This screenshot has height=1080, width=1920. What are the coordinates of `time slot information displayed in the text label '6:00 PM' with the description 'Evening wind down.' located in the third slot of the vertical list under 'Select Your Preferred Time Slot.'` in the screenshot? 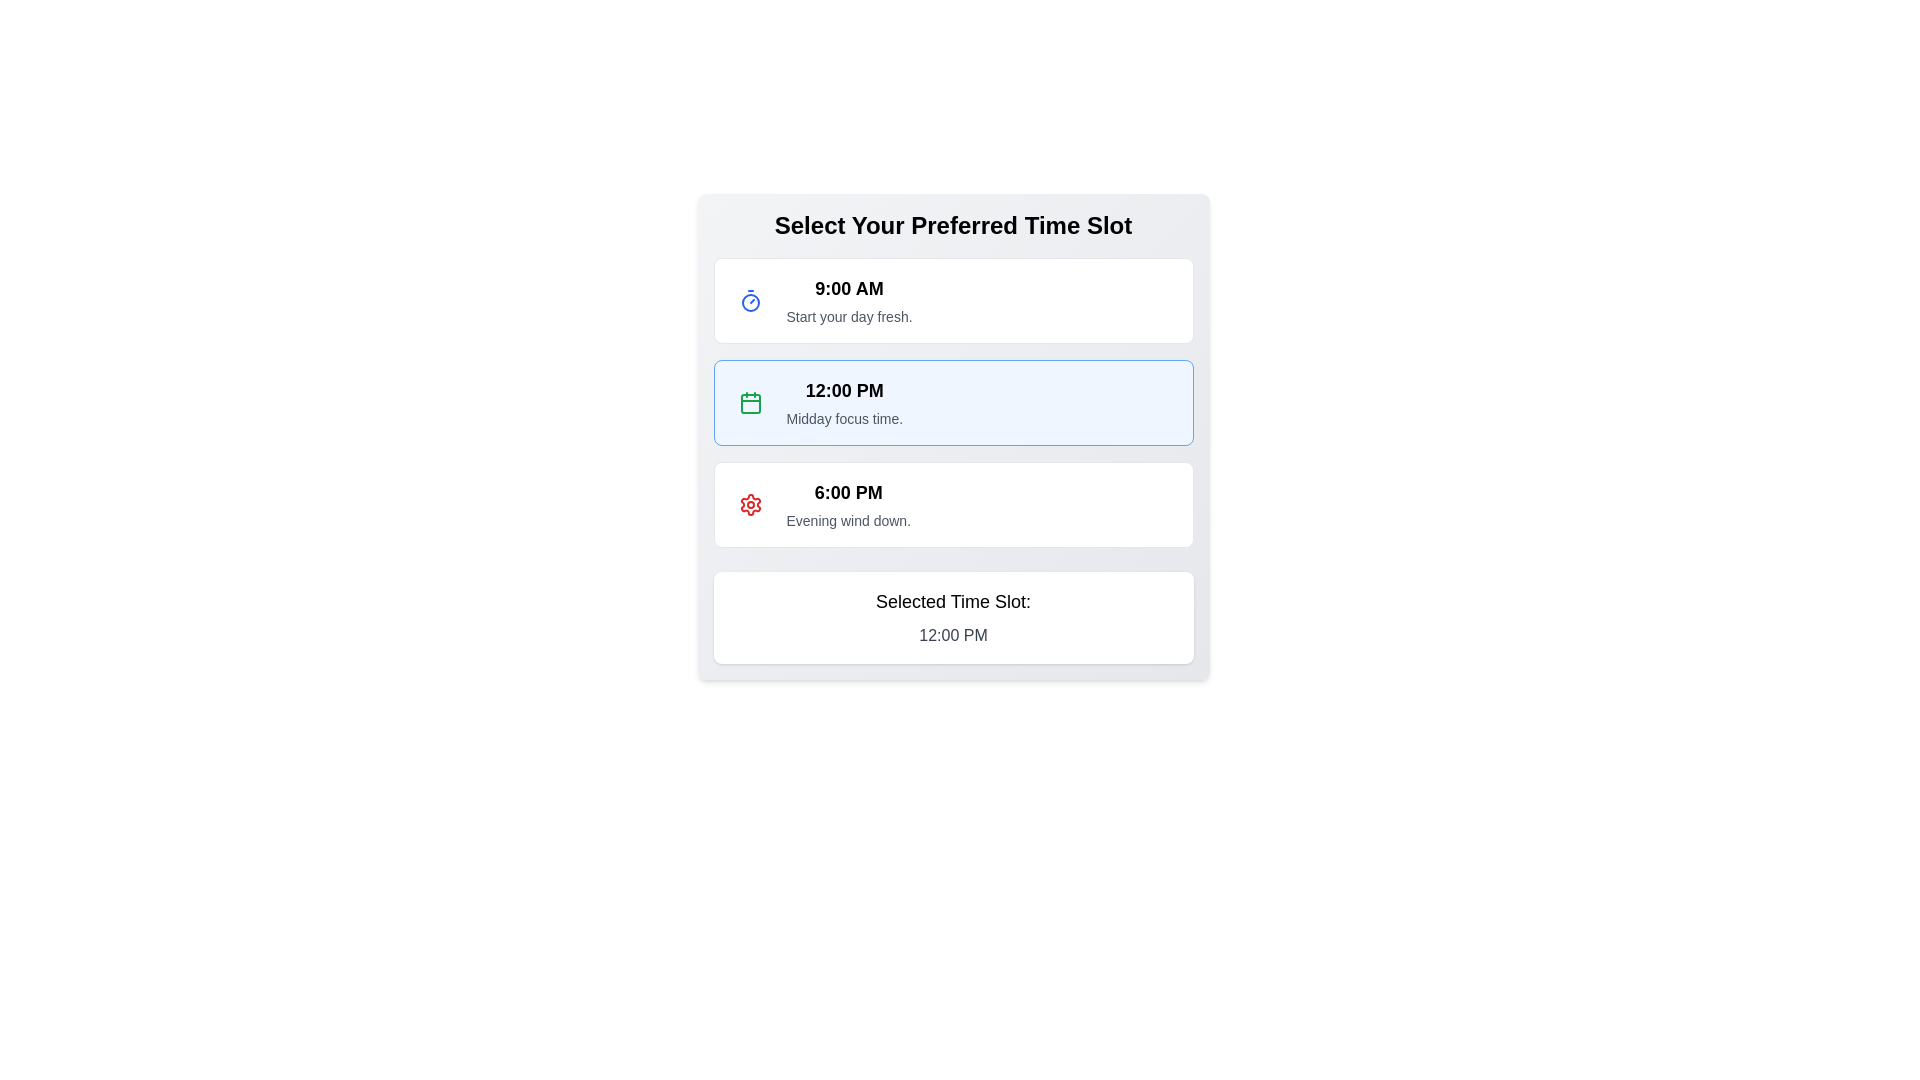 It's located at (848, 504).